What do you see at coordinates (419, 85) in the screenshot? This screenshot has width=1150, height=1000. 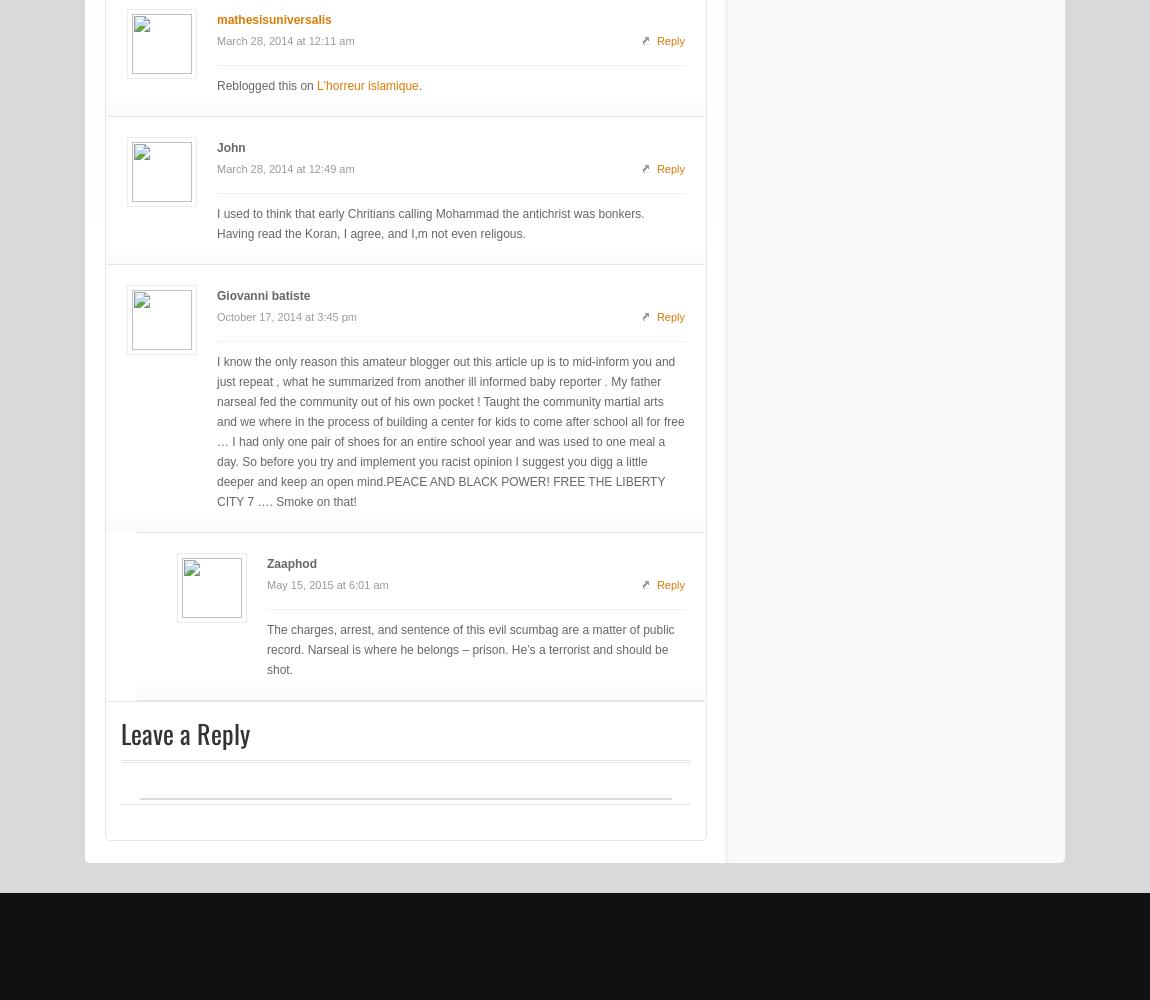 I see `'.'` at bounding box center [419, 85].